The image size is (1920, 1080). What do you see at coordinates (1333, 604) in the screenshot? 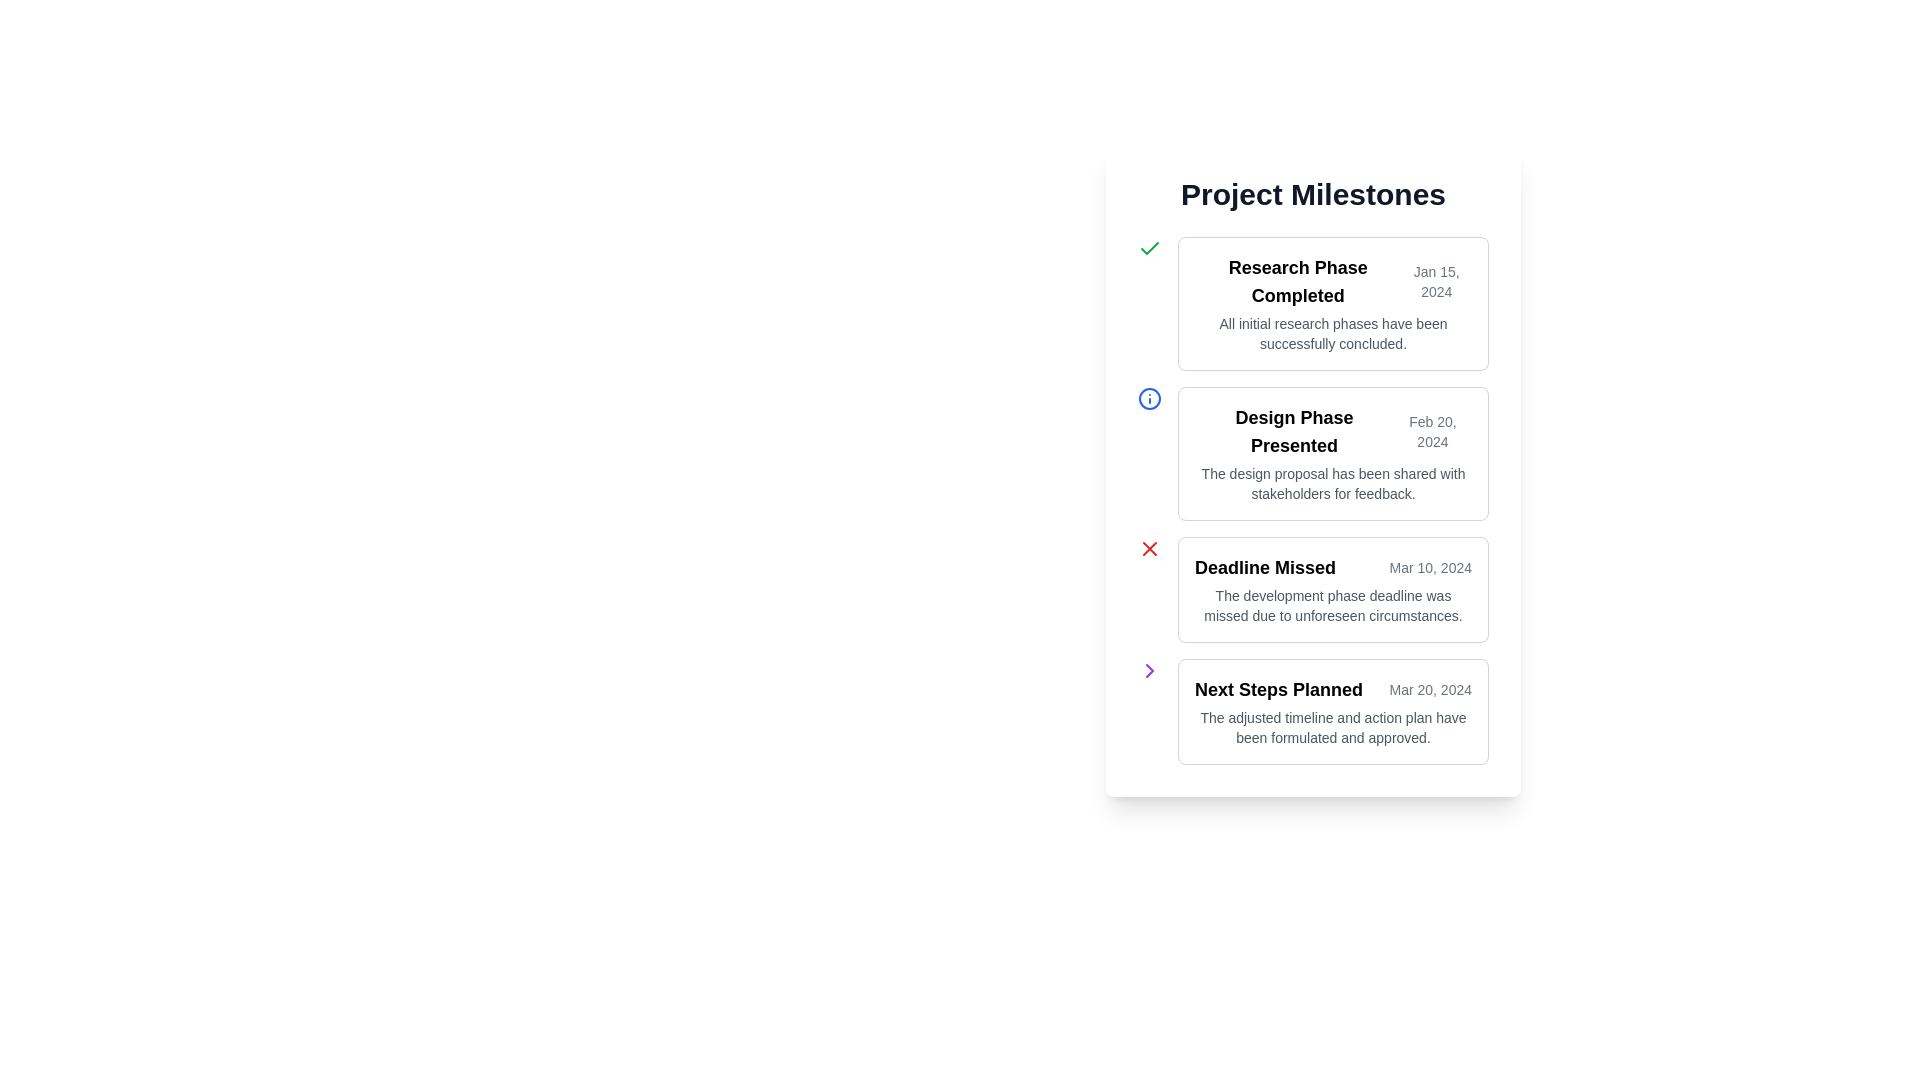
I see `descriptive text located below the title 'Deadline Missed' and the date 'Mar 10, 2024' in the third milestone card of the timeline view` at bounding box center [1333, 604].